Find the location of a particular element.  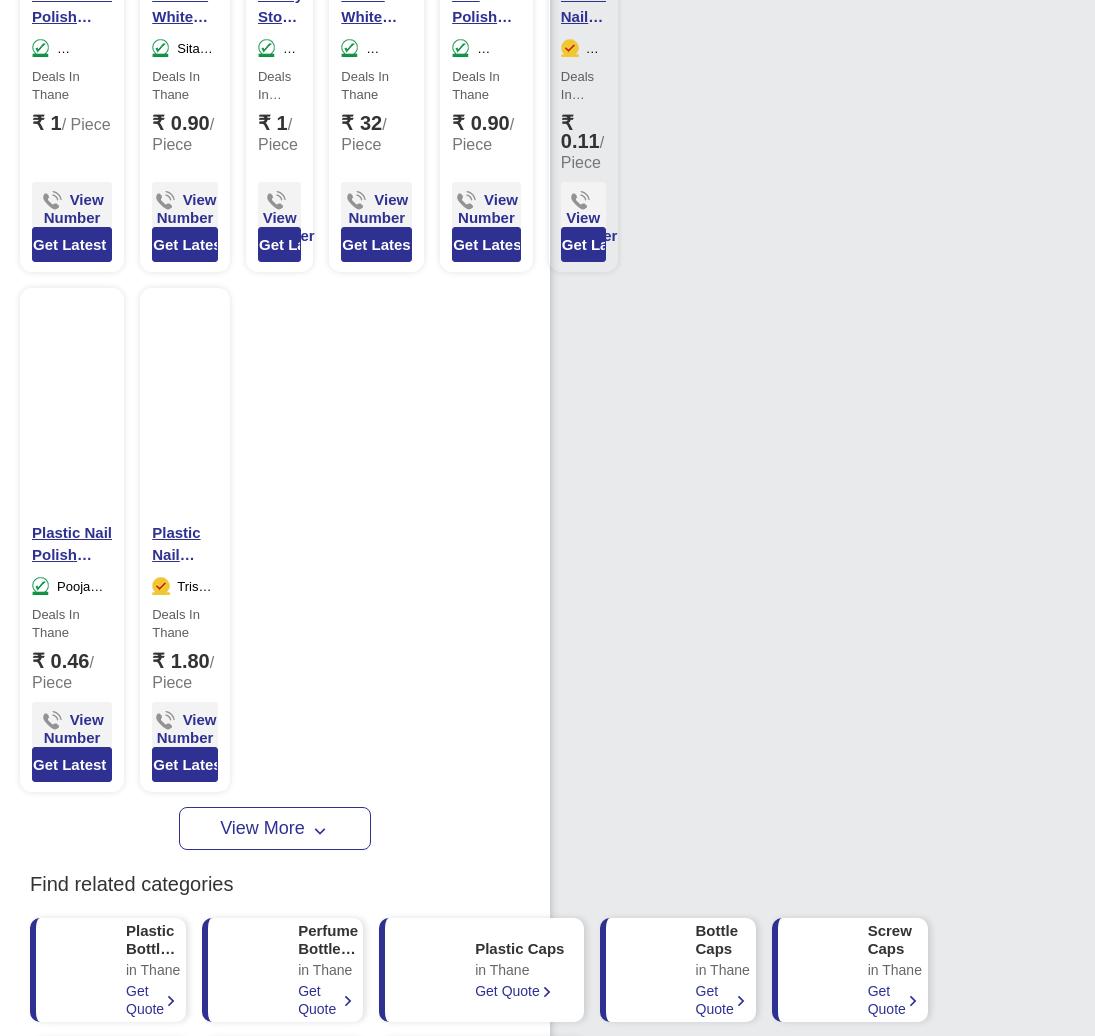

'Bottle Caps' is located at coordinates (716, 939).